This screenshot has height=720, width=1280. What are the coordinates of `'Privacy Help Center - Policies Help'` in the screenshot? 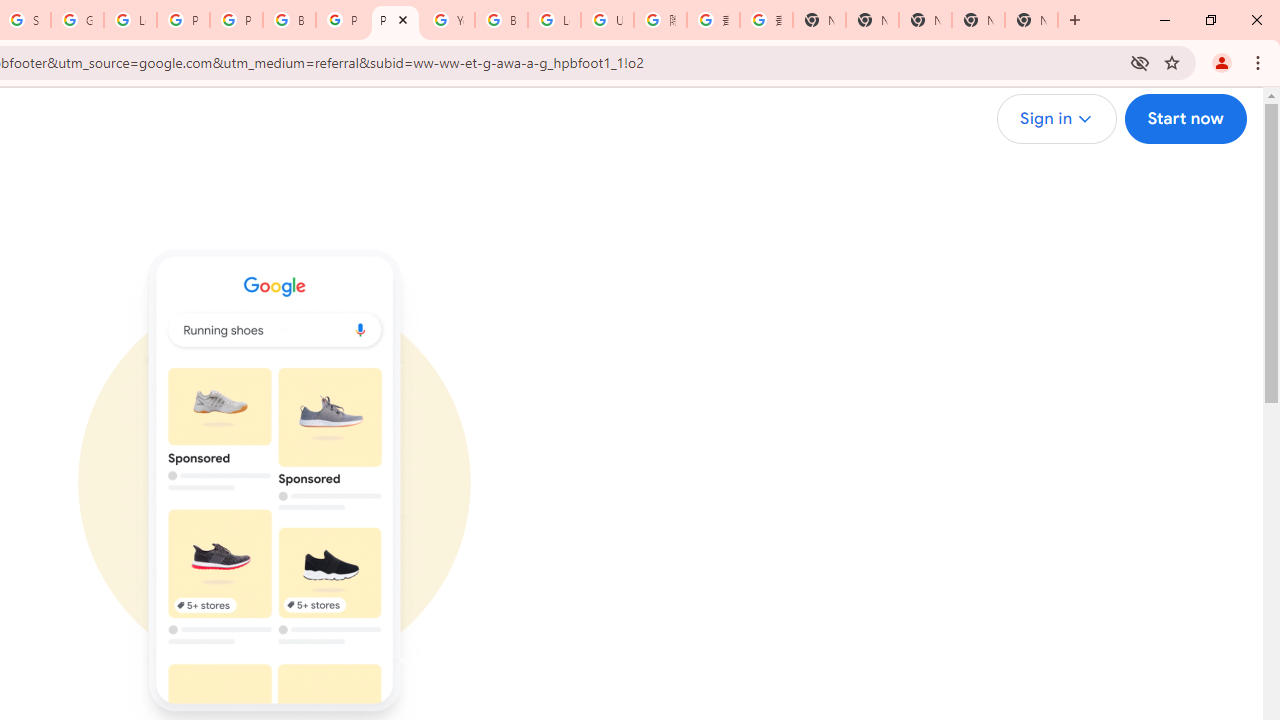 It's located at (183, 20).